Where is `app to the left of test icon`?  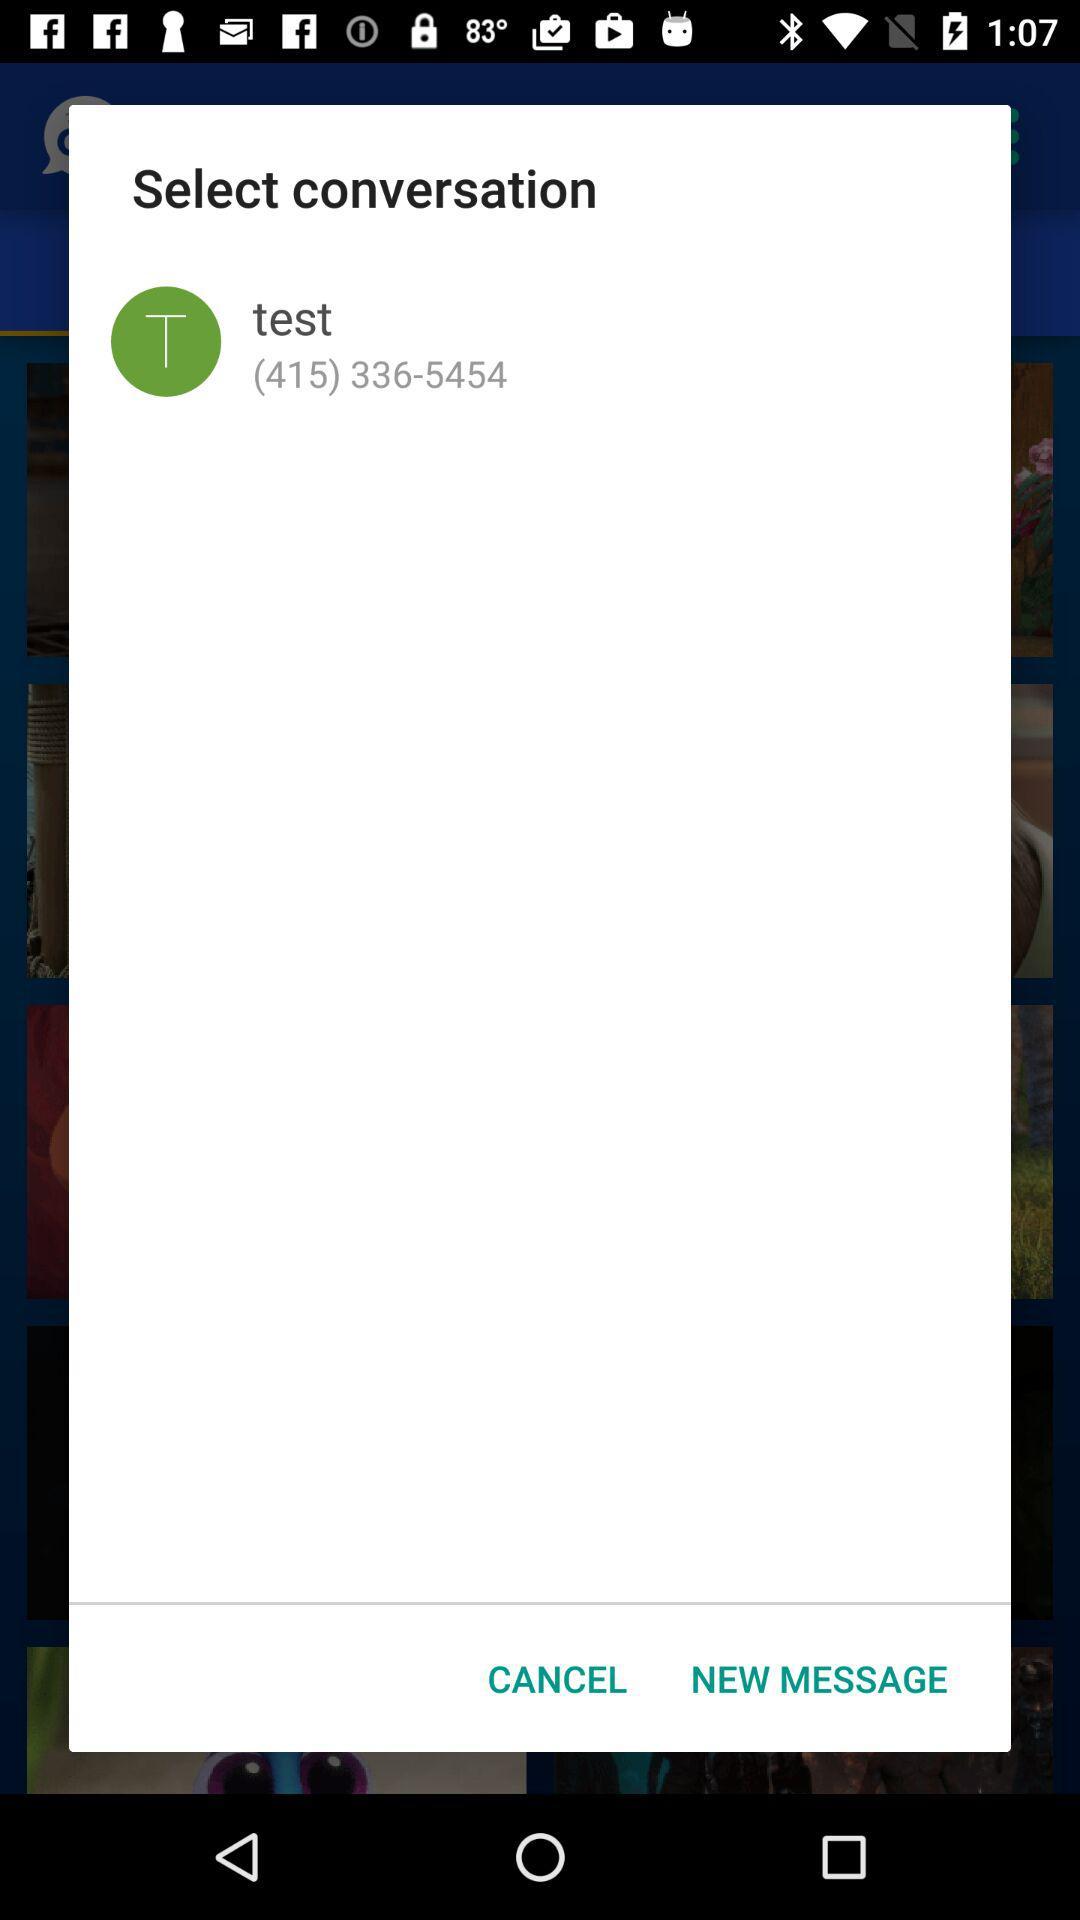 app to the left of test icon is located at coordinates (165, 341).